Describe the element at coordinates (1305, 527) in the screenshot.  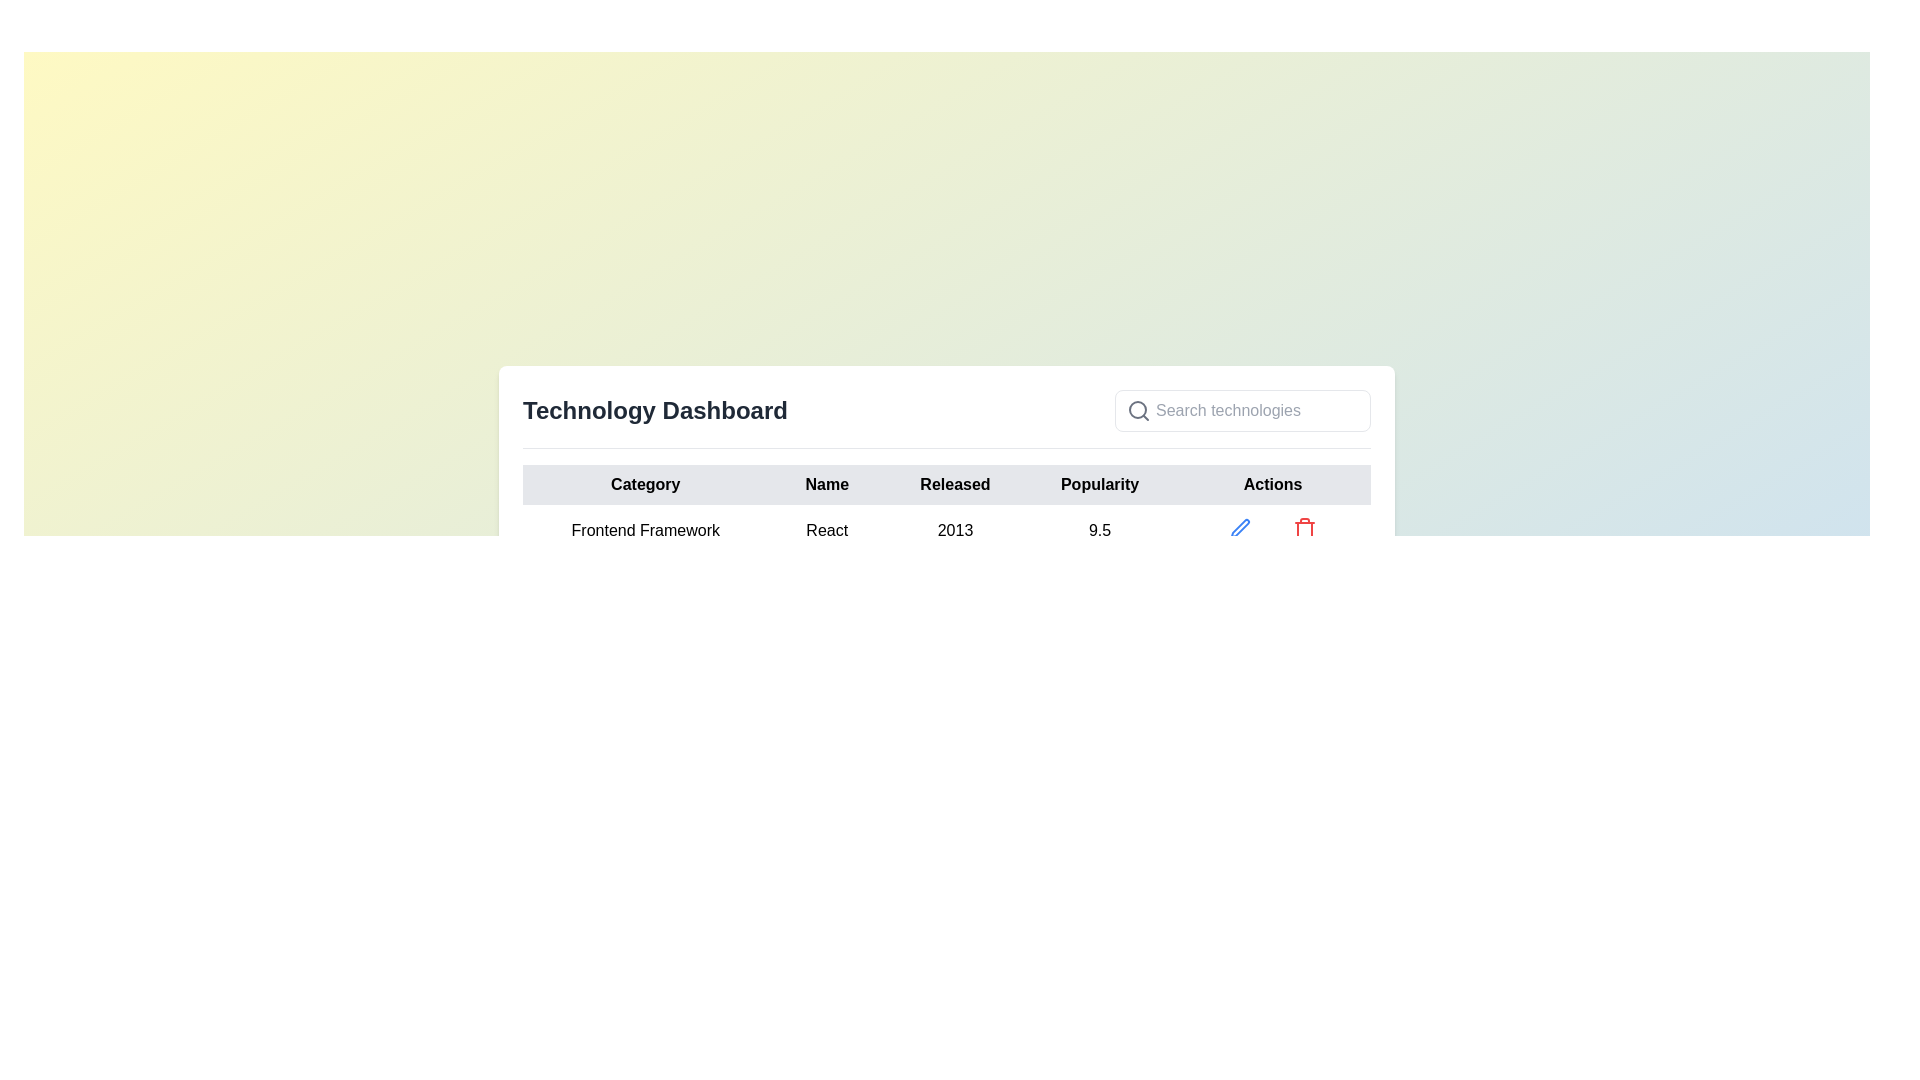
I see `the red trash icon button in the Actions column` at that location.